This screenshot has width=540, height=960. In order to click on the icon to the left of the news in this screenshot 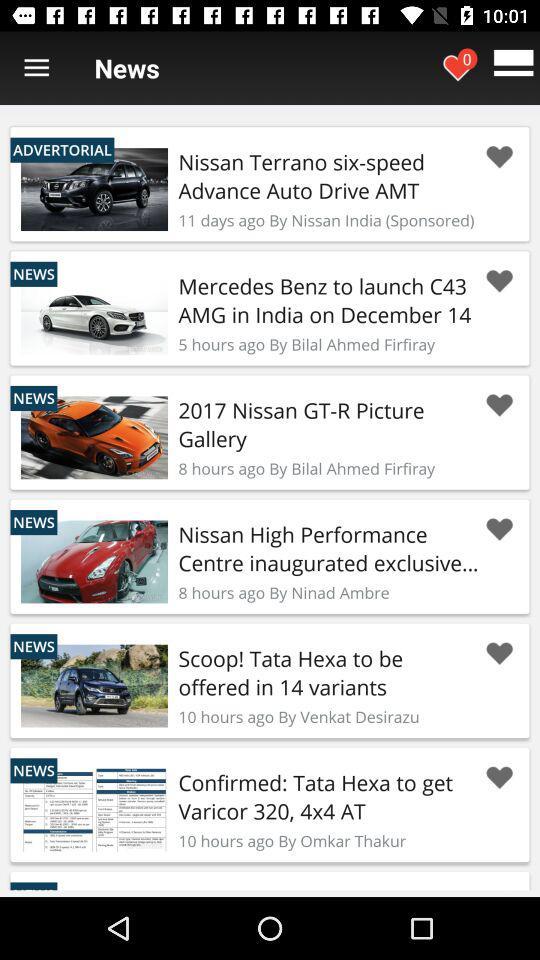, I will do `click(36, 68)`.